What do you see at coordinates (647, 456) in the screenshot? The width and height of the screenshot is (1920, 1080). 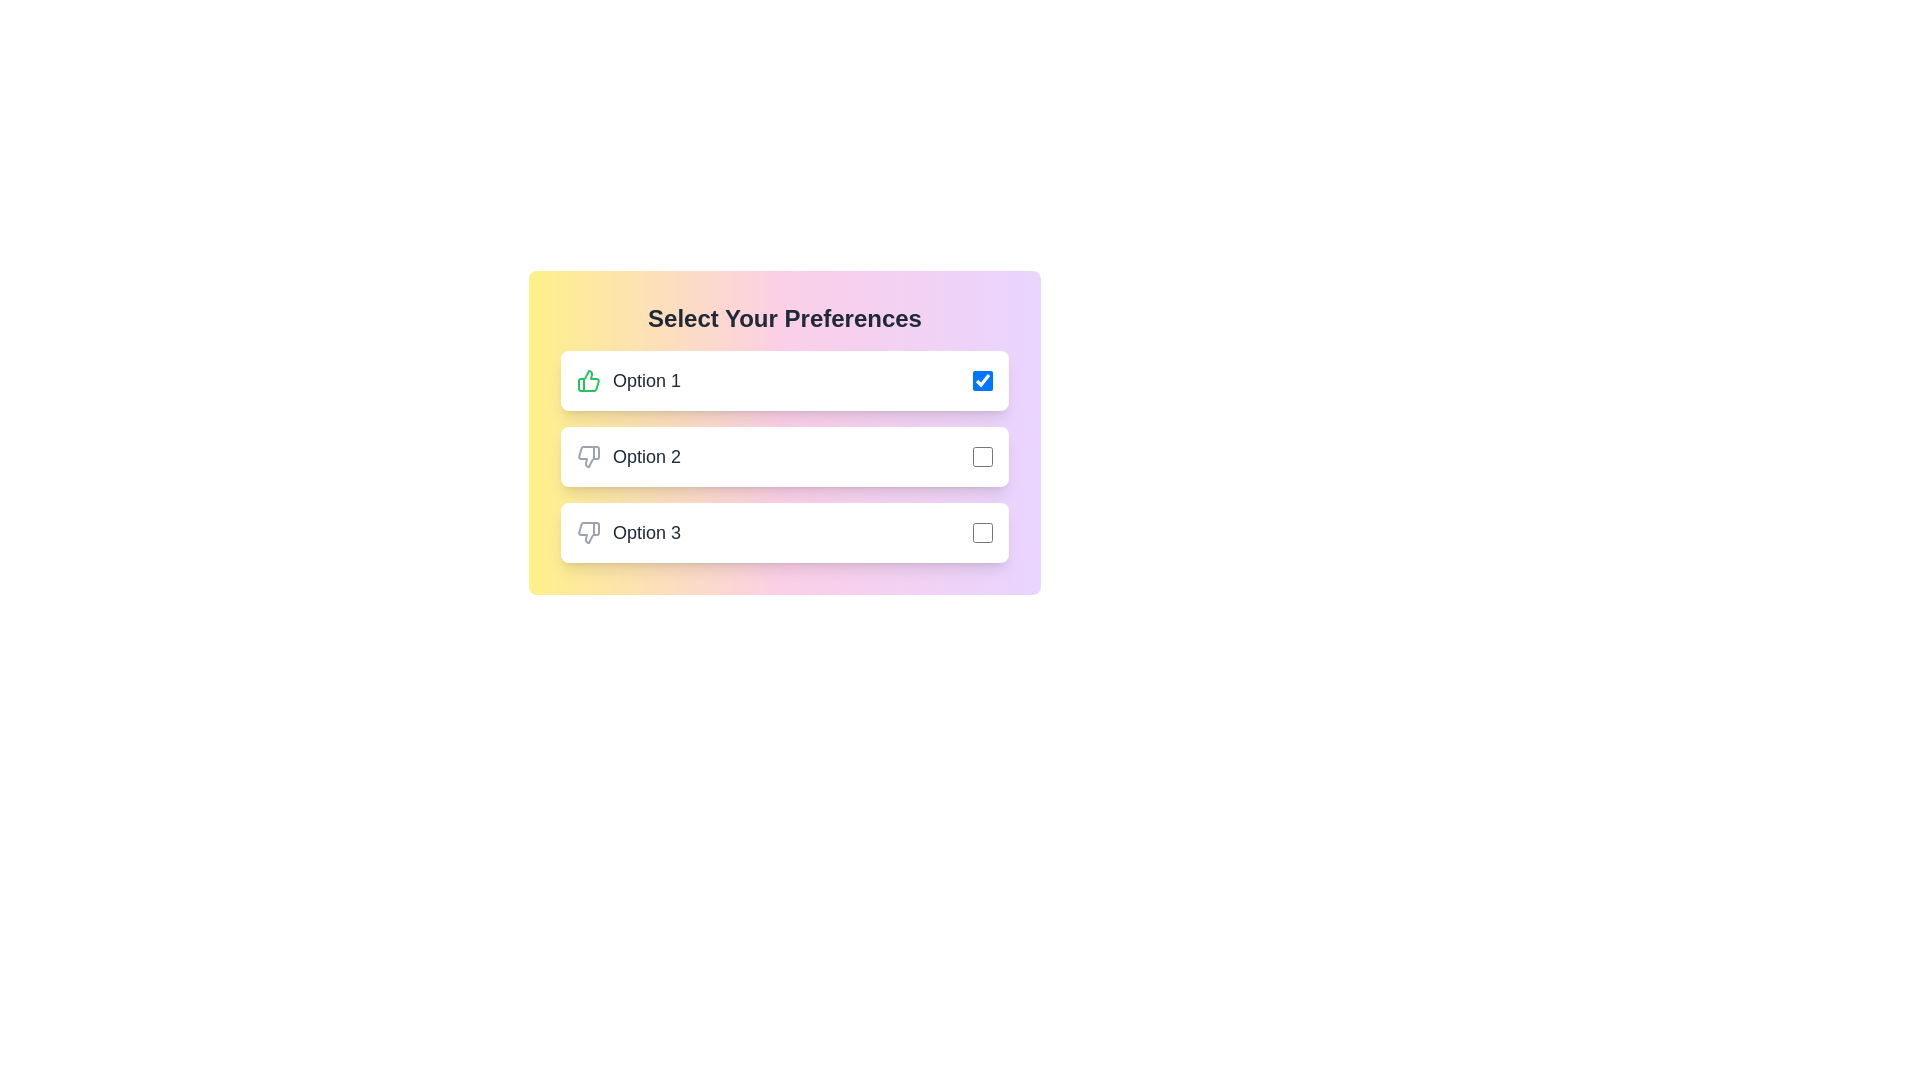 I see `text of the label displaying the second preference option, located in the vertical list between 'Option 1' and 'Option 3', to the right of an icon` at bounding box center [647, 456].